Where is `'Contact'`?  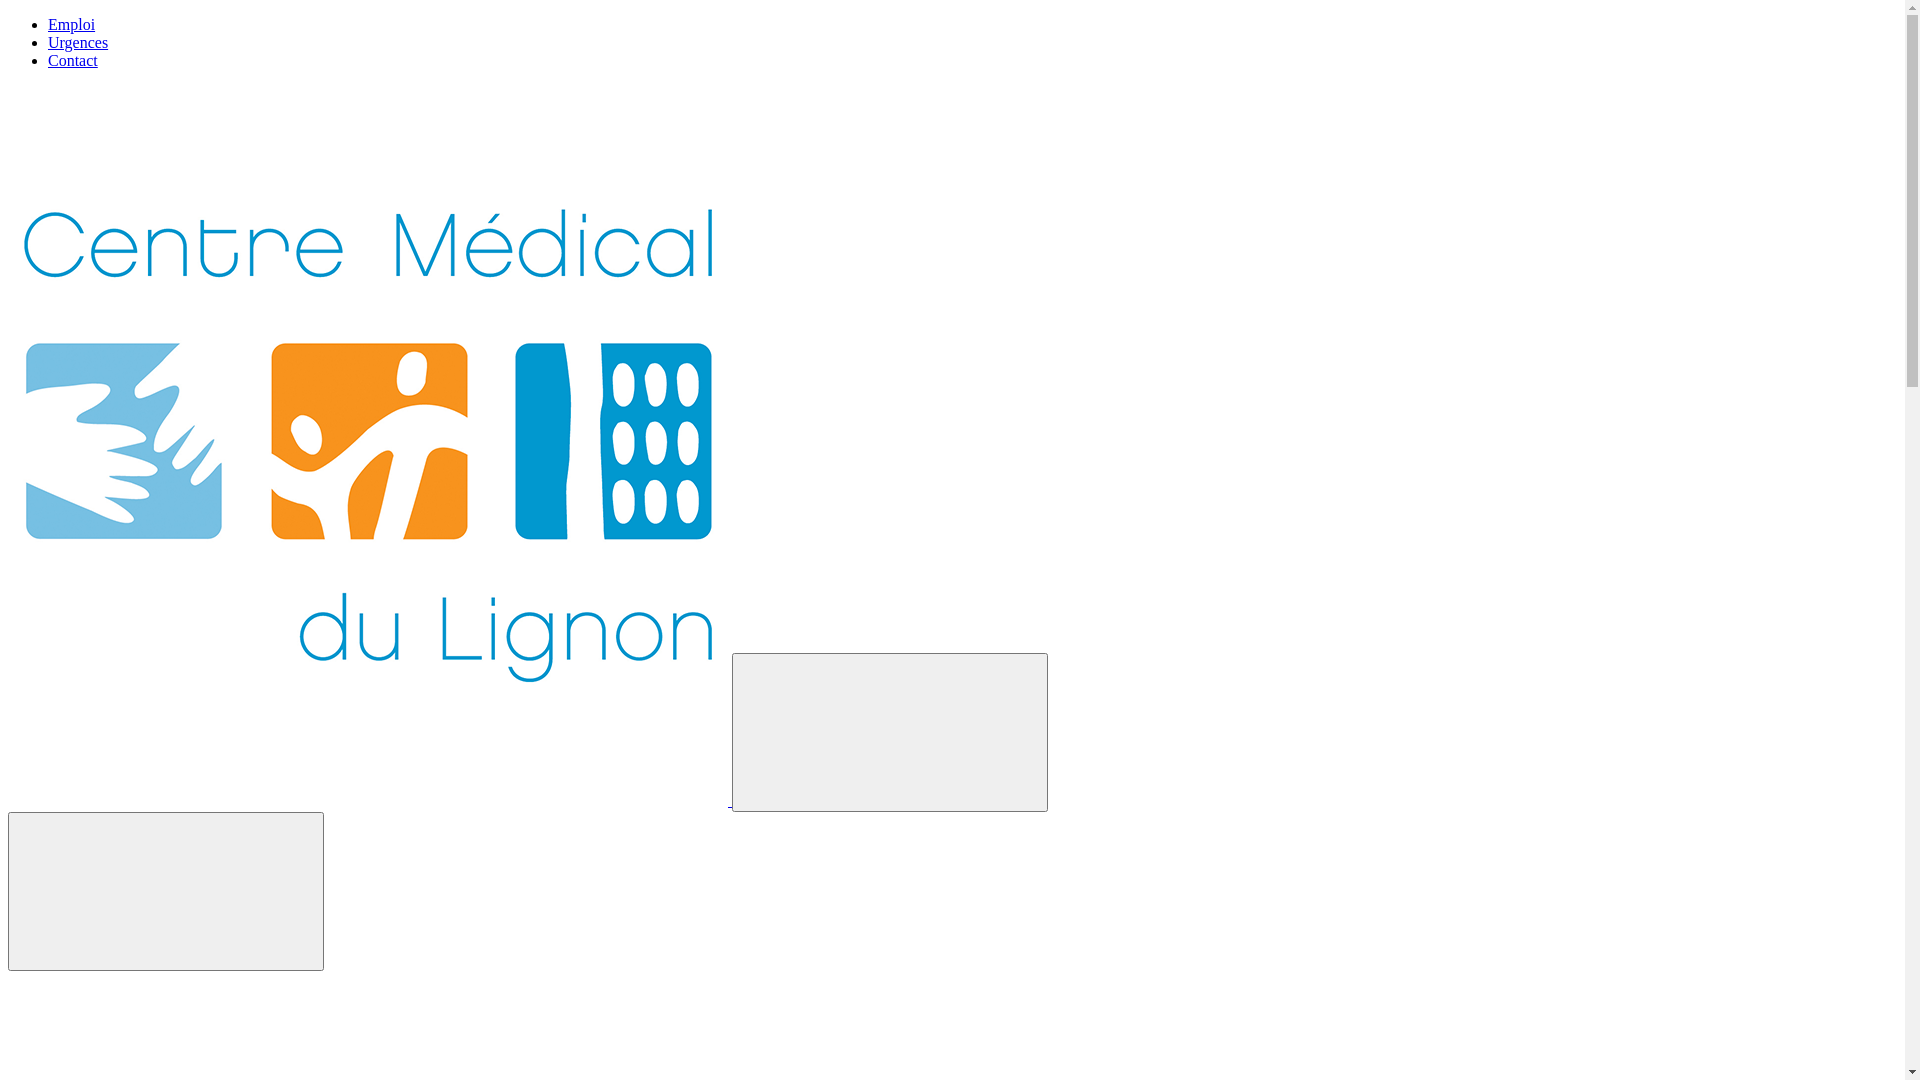 'Contact' is located at coordinates (72, 59).